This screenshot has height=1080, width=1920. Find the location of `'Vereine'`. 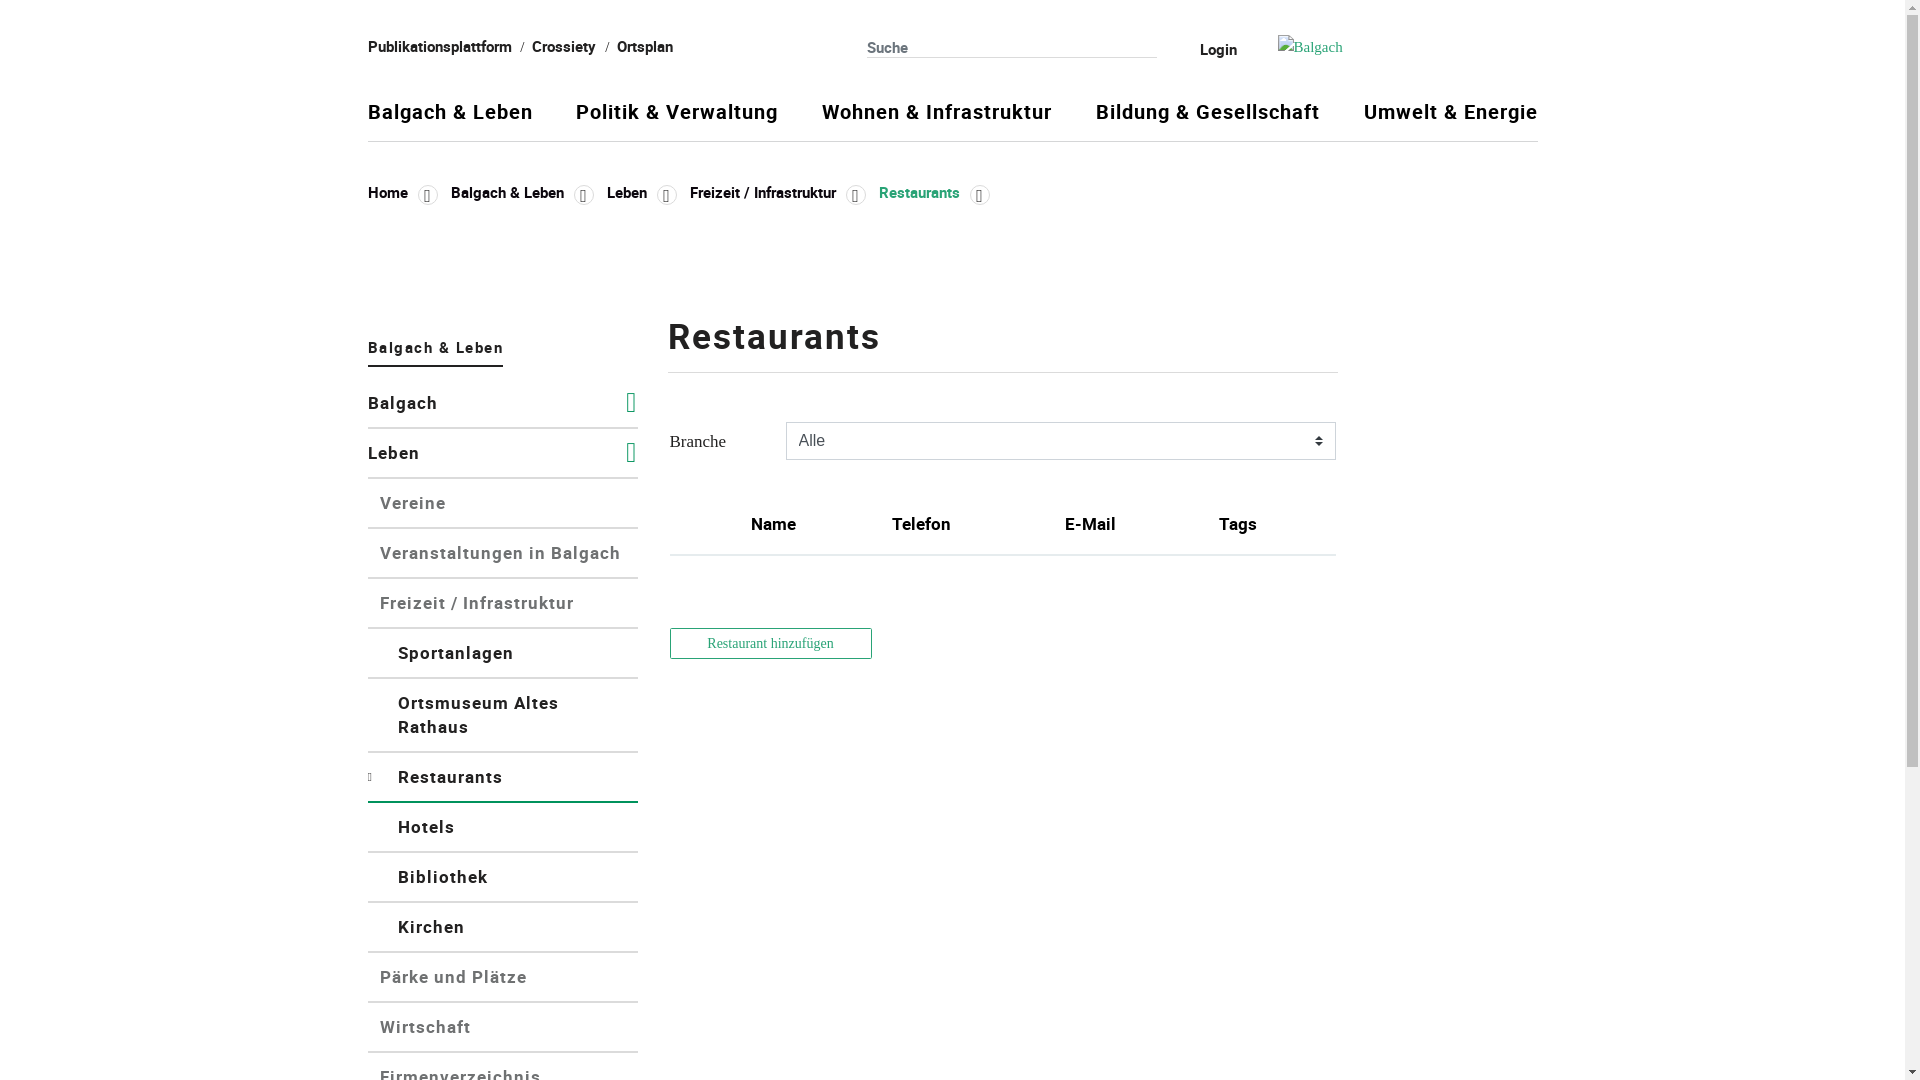

'Vereine' is located at coordinates (503, 503).